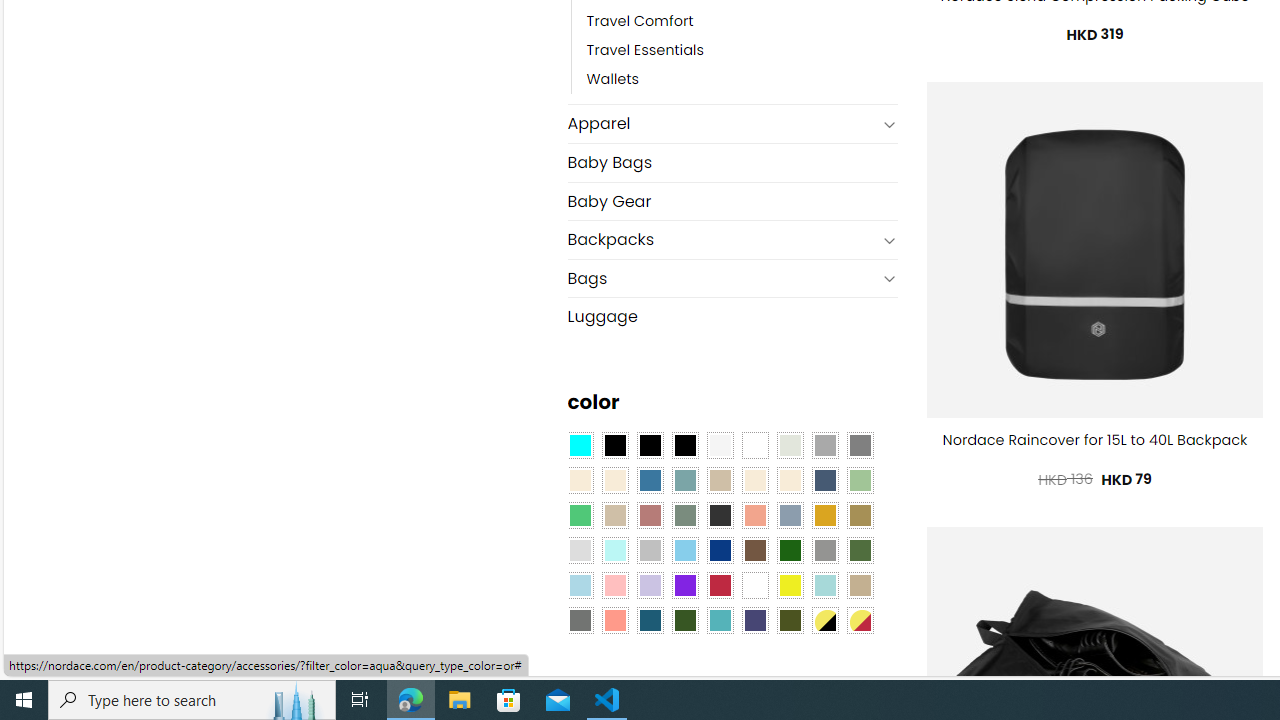 The width and height of the screenshot is (1280, 720). What do you see at coordinates (614, 585) in the screenshot?
I see `'Pink'` at bounding box center [614, 585].